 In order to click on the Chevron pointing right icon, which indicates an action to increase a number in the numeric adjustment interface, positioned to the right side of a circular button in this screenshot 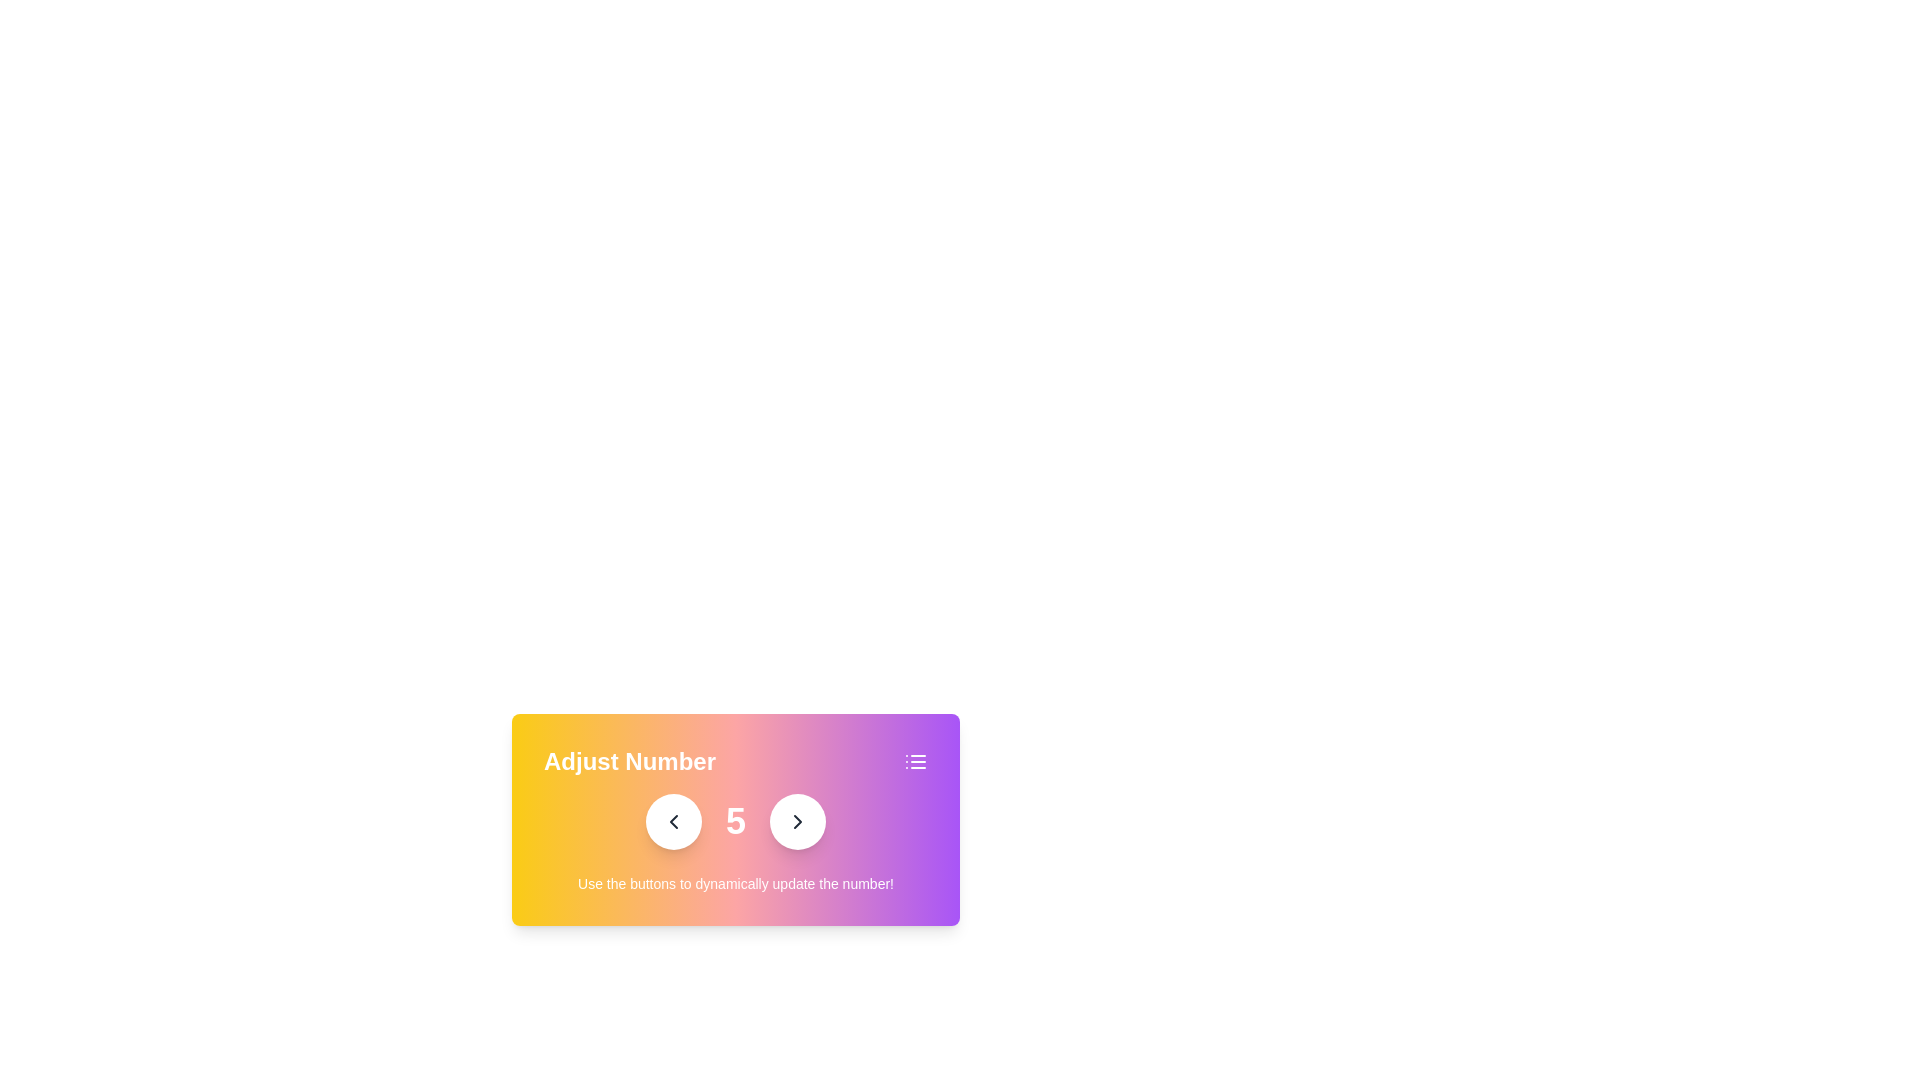, I will do `click(796, 821)`.